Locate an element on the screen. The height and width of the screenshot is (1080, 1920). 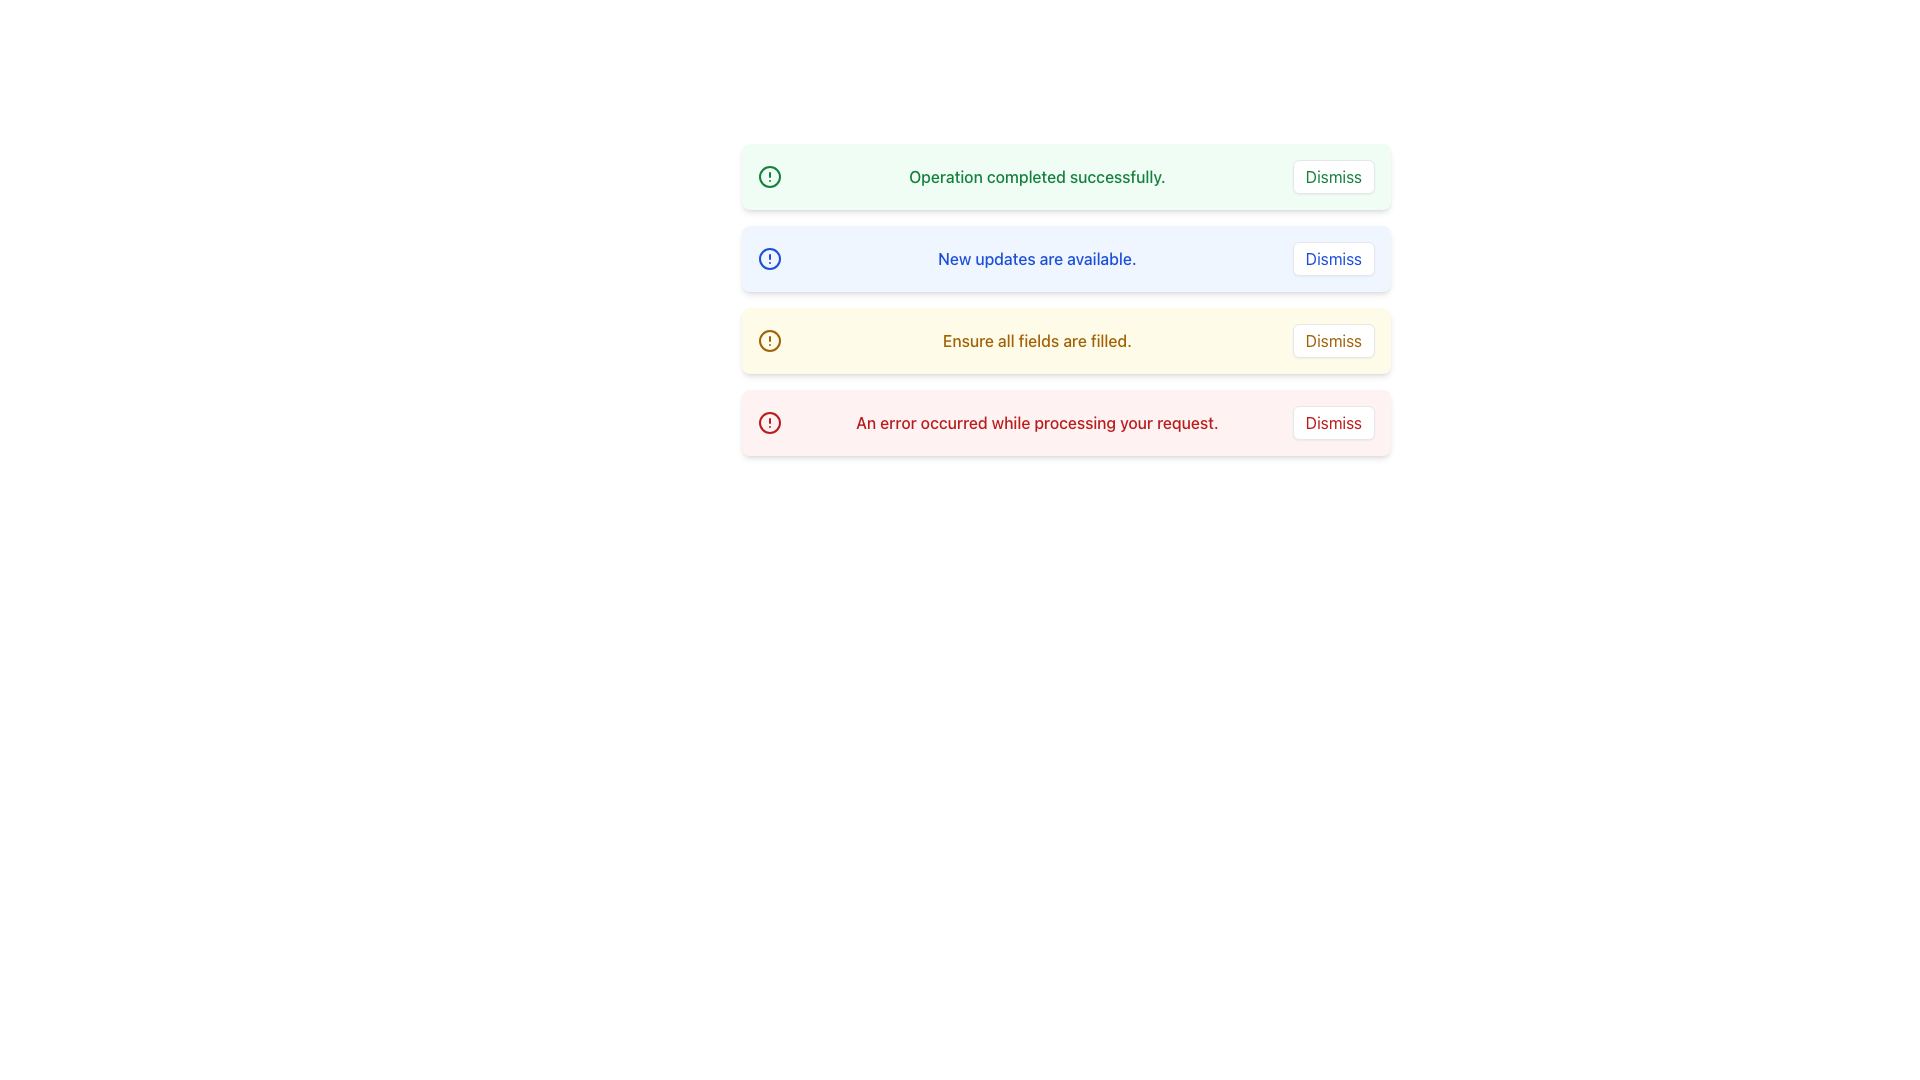
the circular caution icon with a hollow design and an exclamation mark inside, located next to the text 'Ensure all fields are filled.' in the third notification bar is located at coordinates (768, 339).